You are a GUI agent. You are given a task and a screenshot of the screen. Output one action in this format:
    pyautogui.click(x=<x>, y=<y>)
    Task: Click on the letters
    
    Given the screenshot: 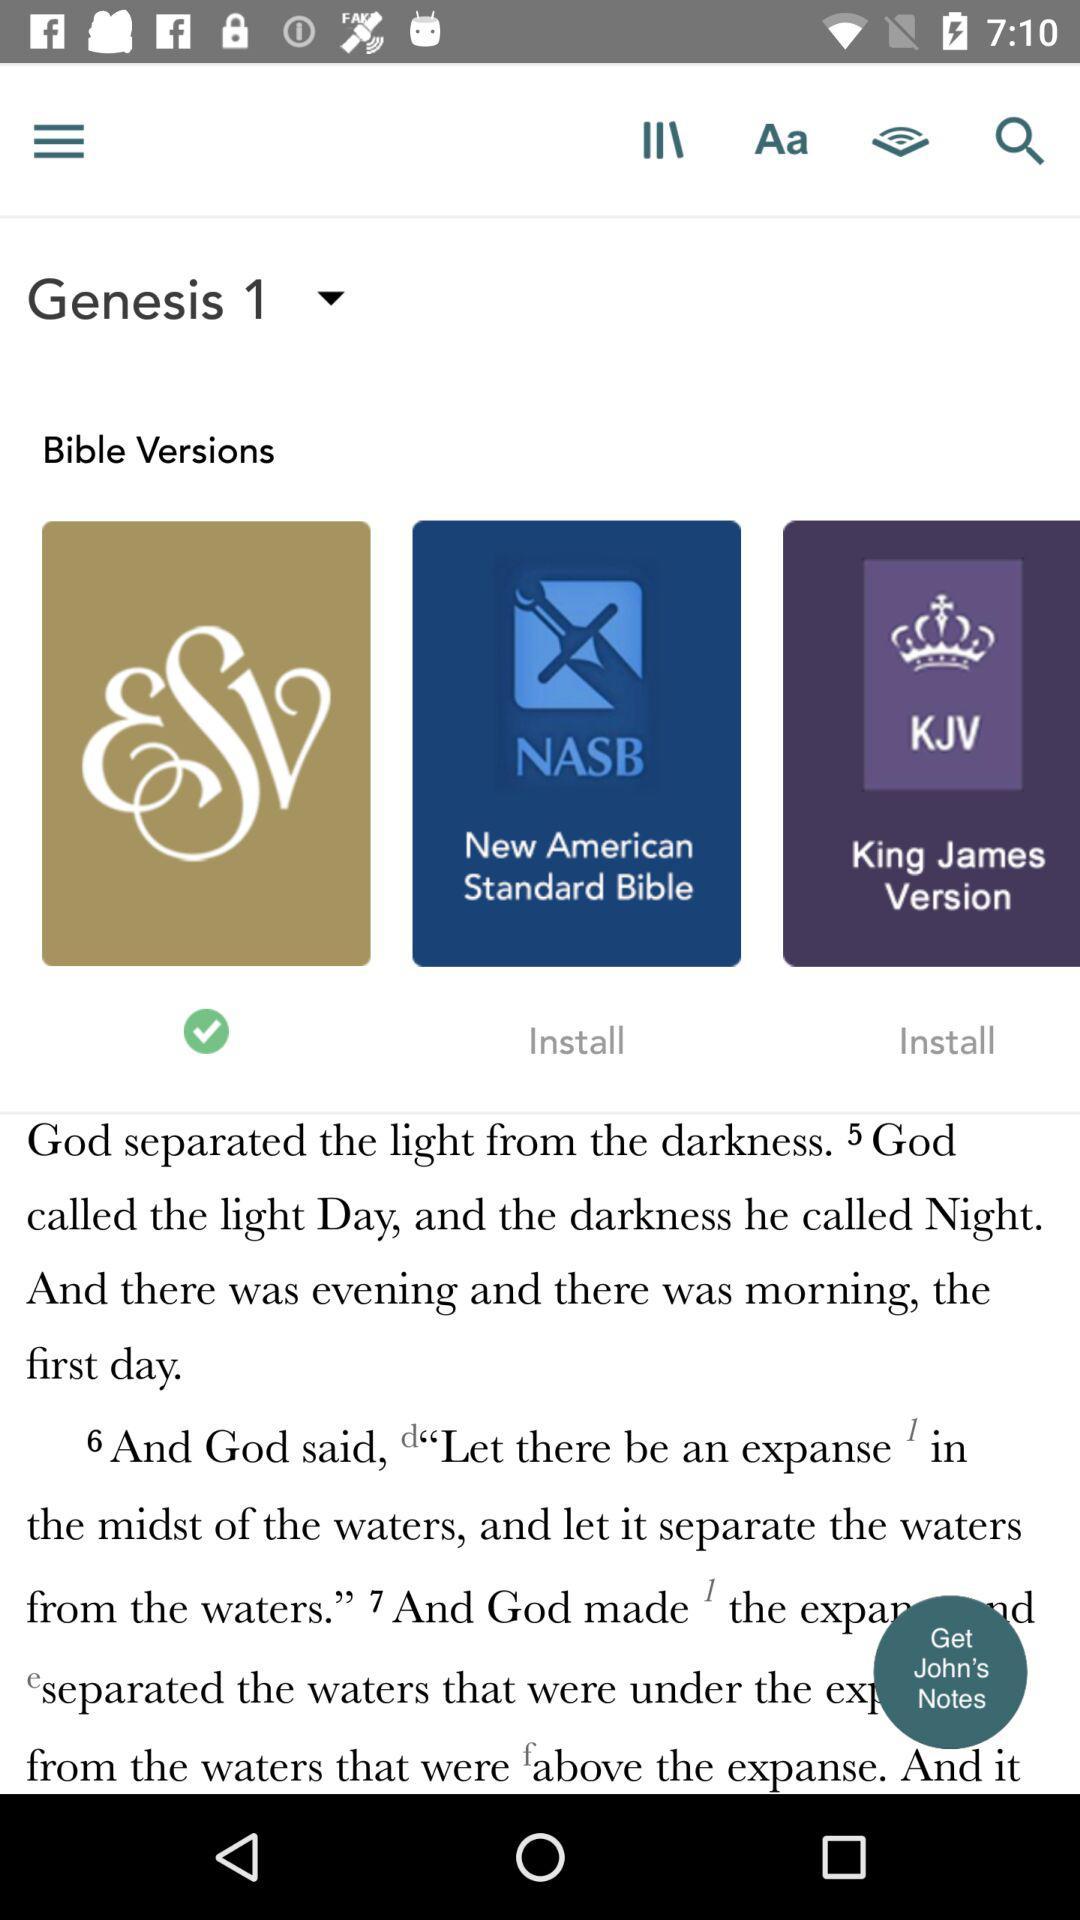 What is the action you would take?
    pyautogui.click(x=780, y=139)
    